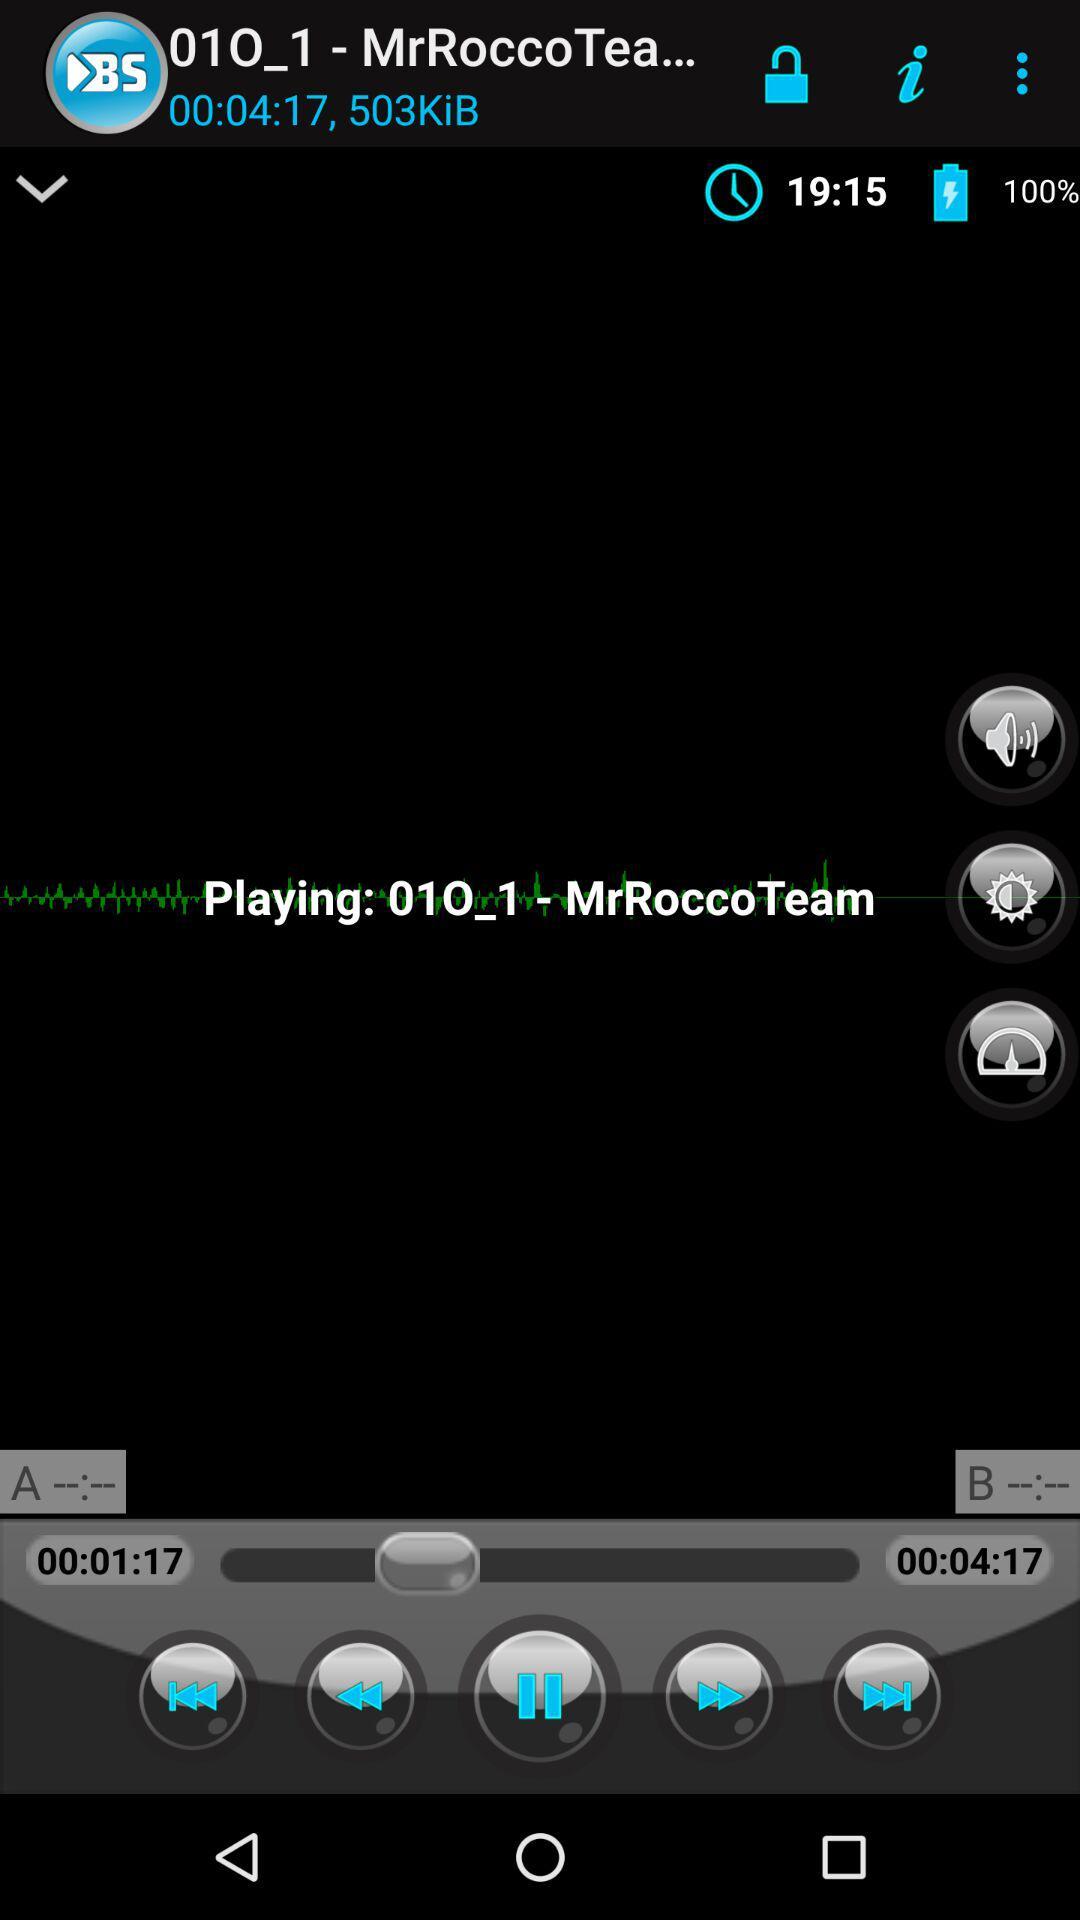  What do you see at coordinates (1011, 885) in the screenshot?
I see `set brightness settings` at bounding box center [1011, 885].